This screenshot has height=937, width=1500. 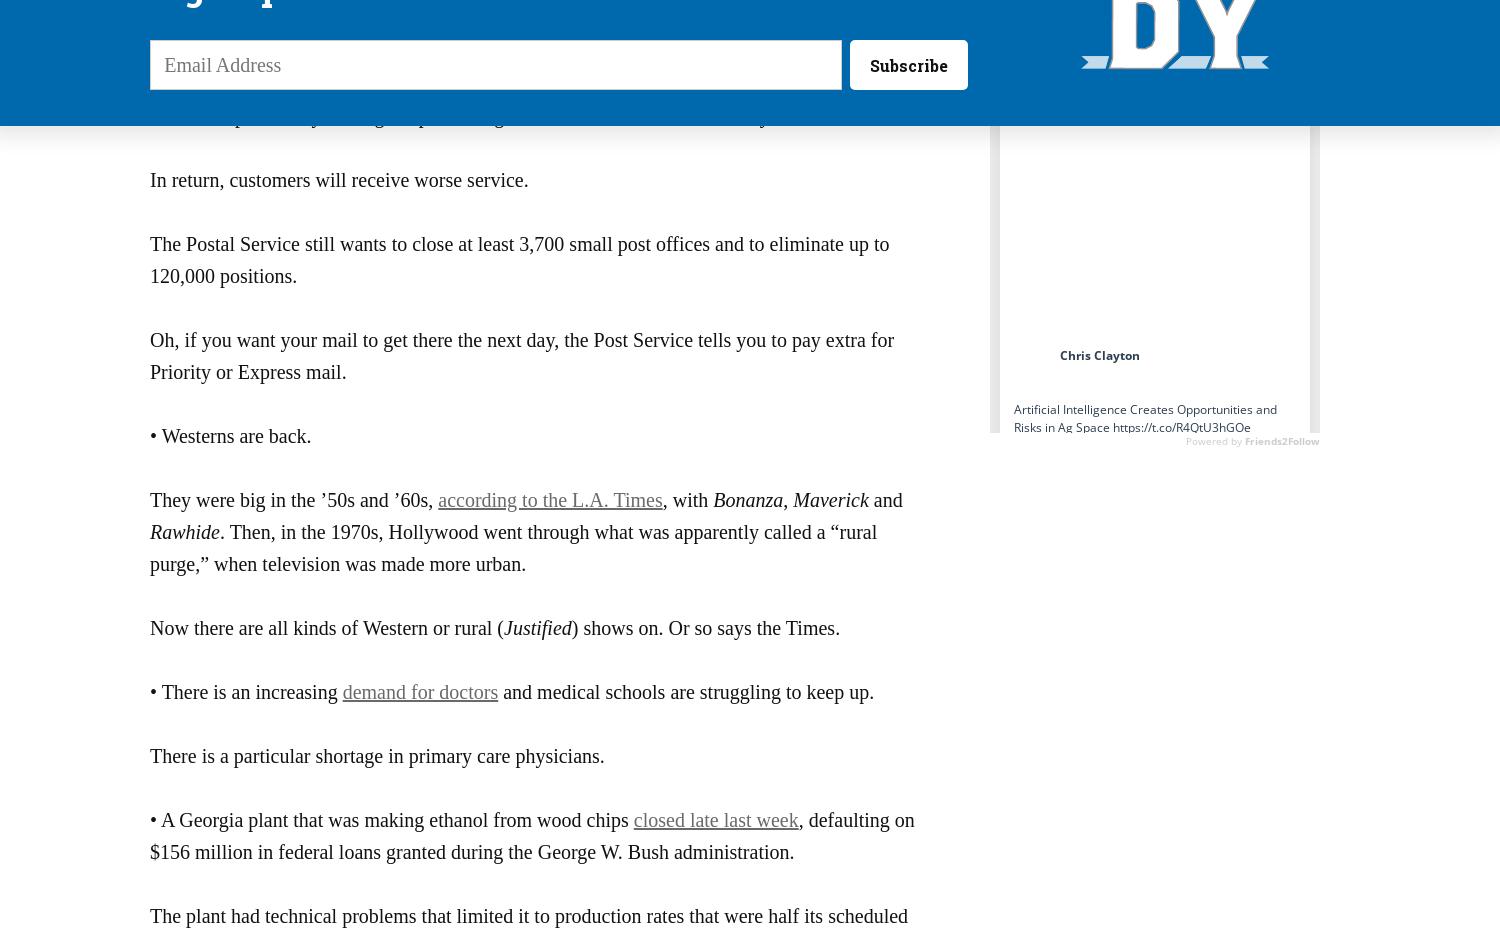 What do you see at coordinates (747, 499) in the screenshot?
I see `'Bonanza'` at bounding box center [747, 499].